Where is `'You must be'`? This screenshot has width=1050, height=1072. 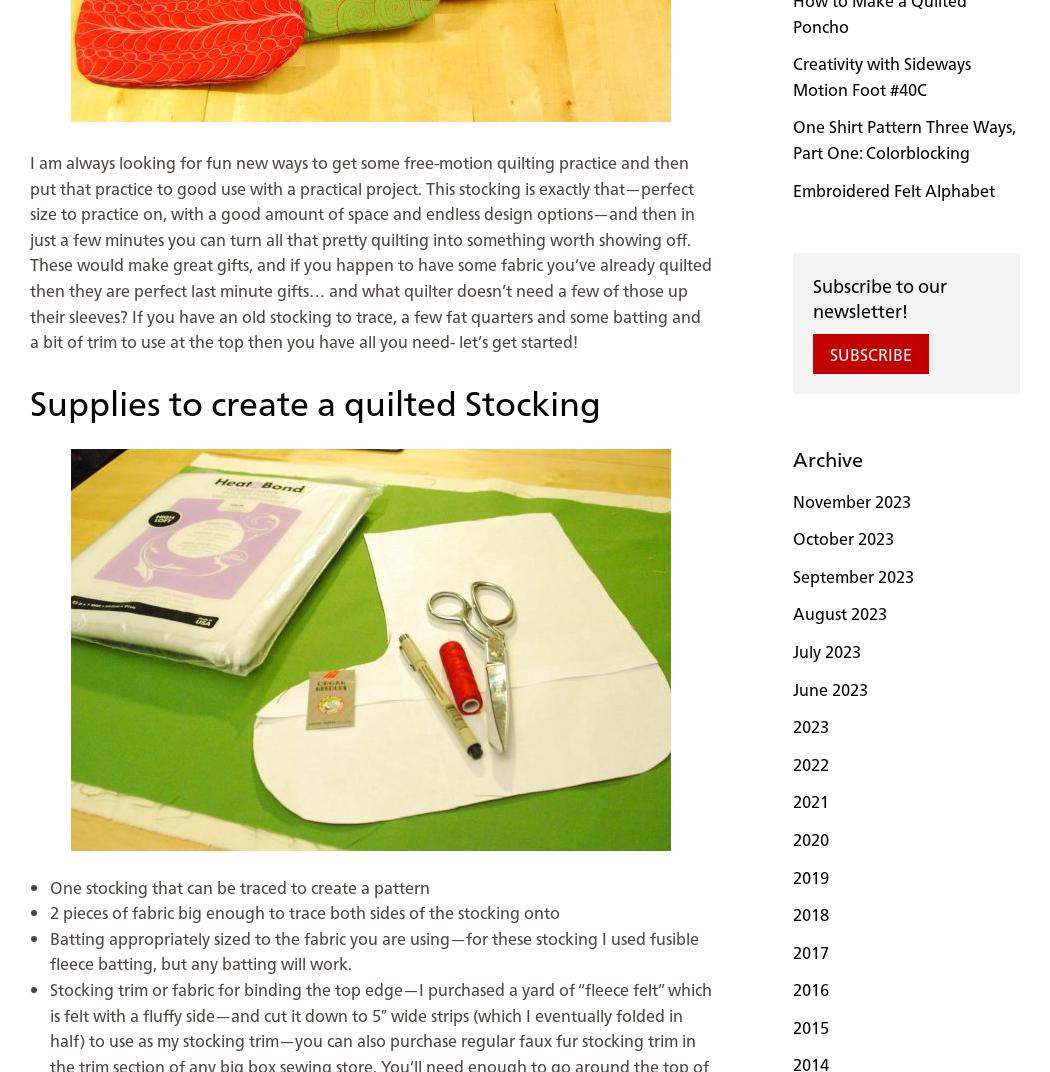
'You must be' is located at coordinates (69, 595).